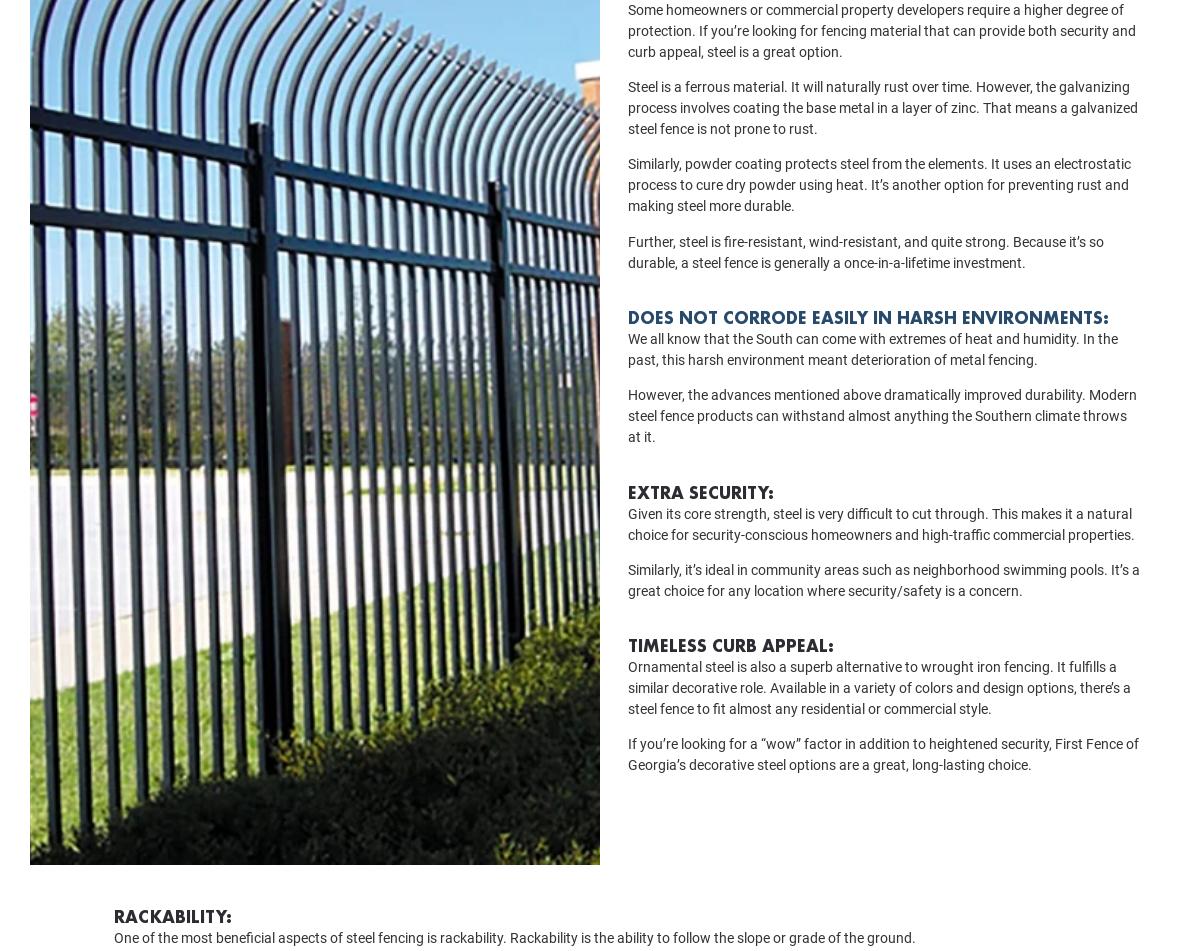 The height and width of the screenshot is (951, 1200). Describe the element at coordinates (883, 607) in the screenshot. I see `'Similarly, it’s ideal in community areas such as neighborhood swimming pools. It’s a great choice for any location where security/safety is a concern.'` at that location.